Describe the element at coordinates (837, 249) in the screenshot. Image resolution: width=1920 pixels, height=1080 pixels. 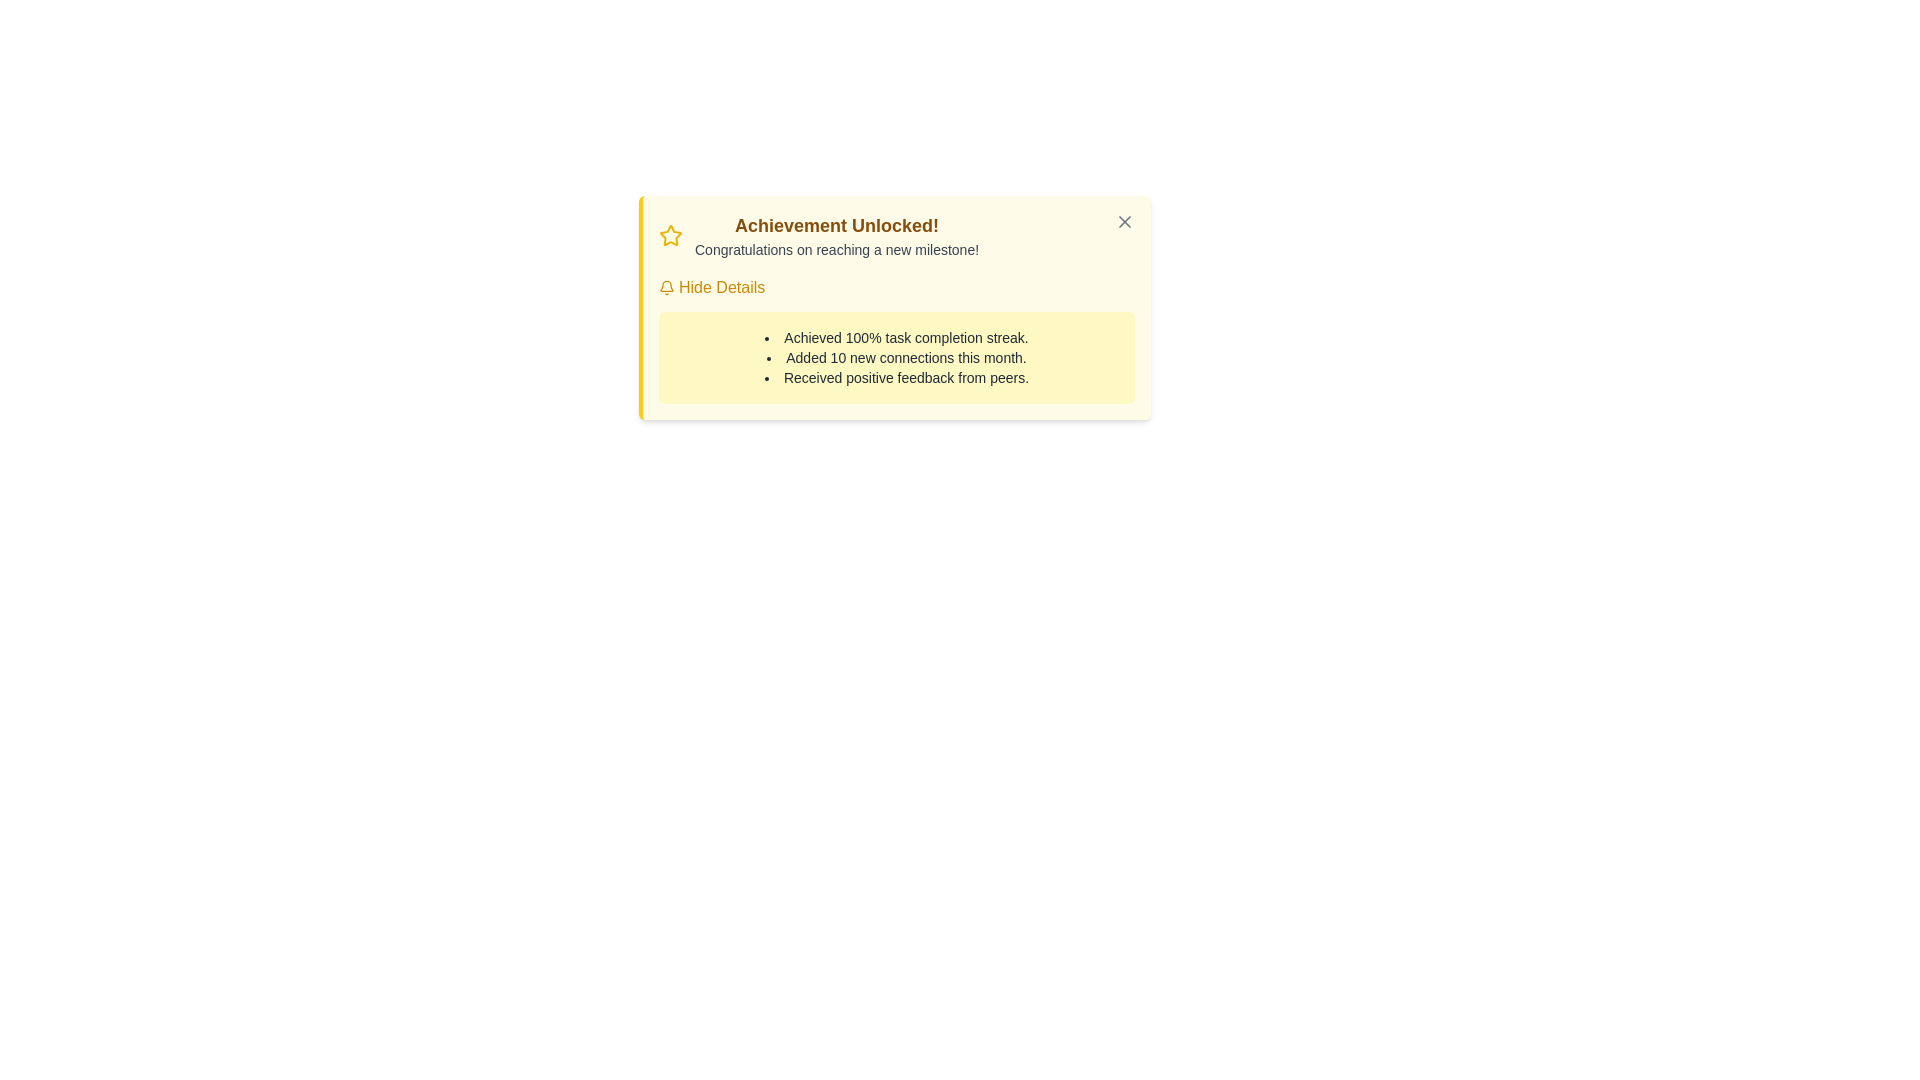
I see `the text label reading 'Congratulations on reaching a new milestone!' which is styled with a small font size and gray color, positioned below the bold headline 'Achievement Unlocked!' in a notification-style card` at that location.